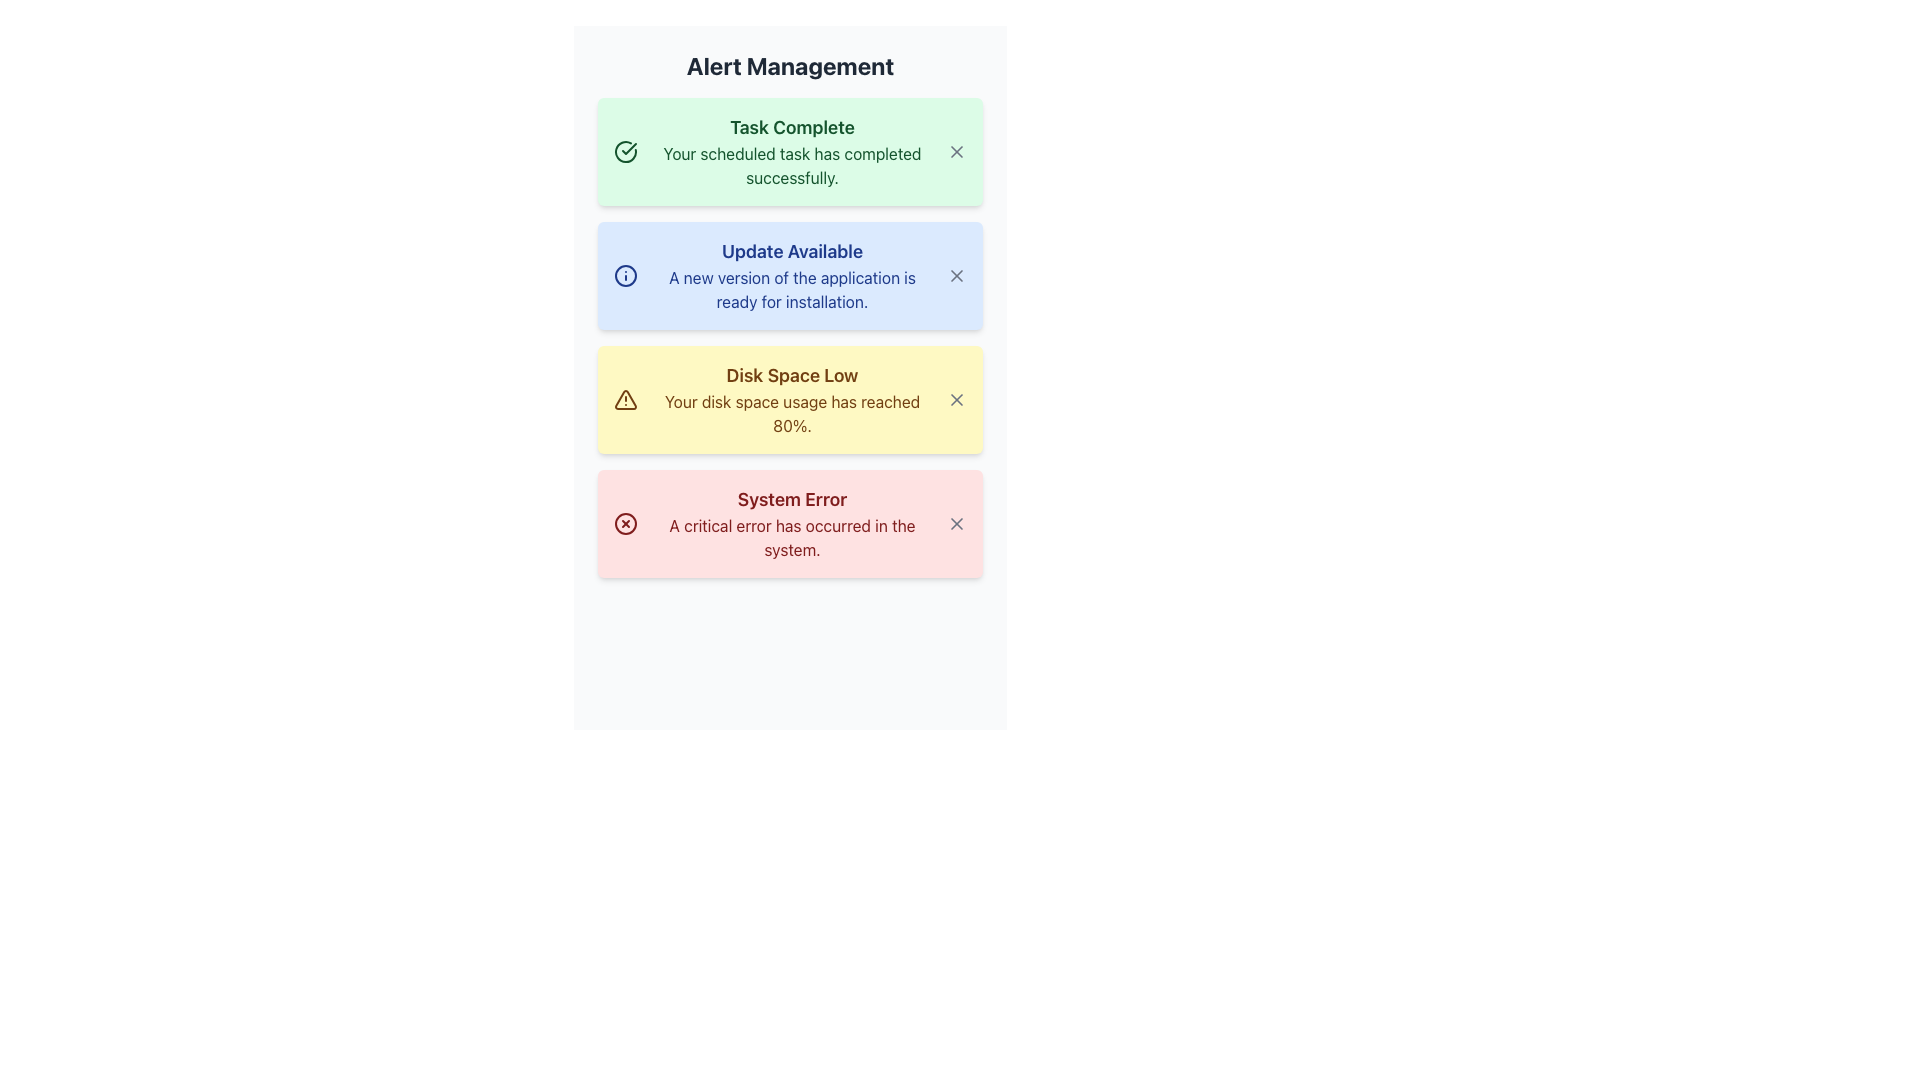  What do you see at coordinates (791, 523) in the screenshot?
I see `the text block displaying 'System Error' with critical error details, located at the bottom of the alert notifications list` at bounding box center [791, 523].